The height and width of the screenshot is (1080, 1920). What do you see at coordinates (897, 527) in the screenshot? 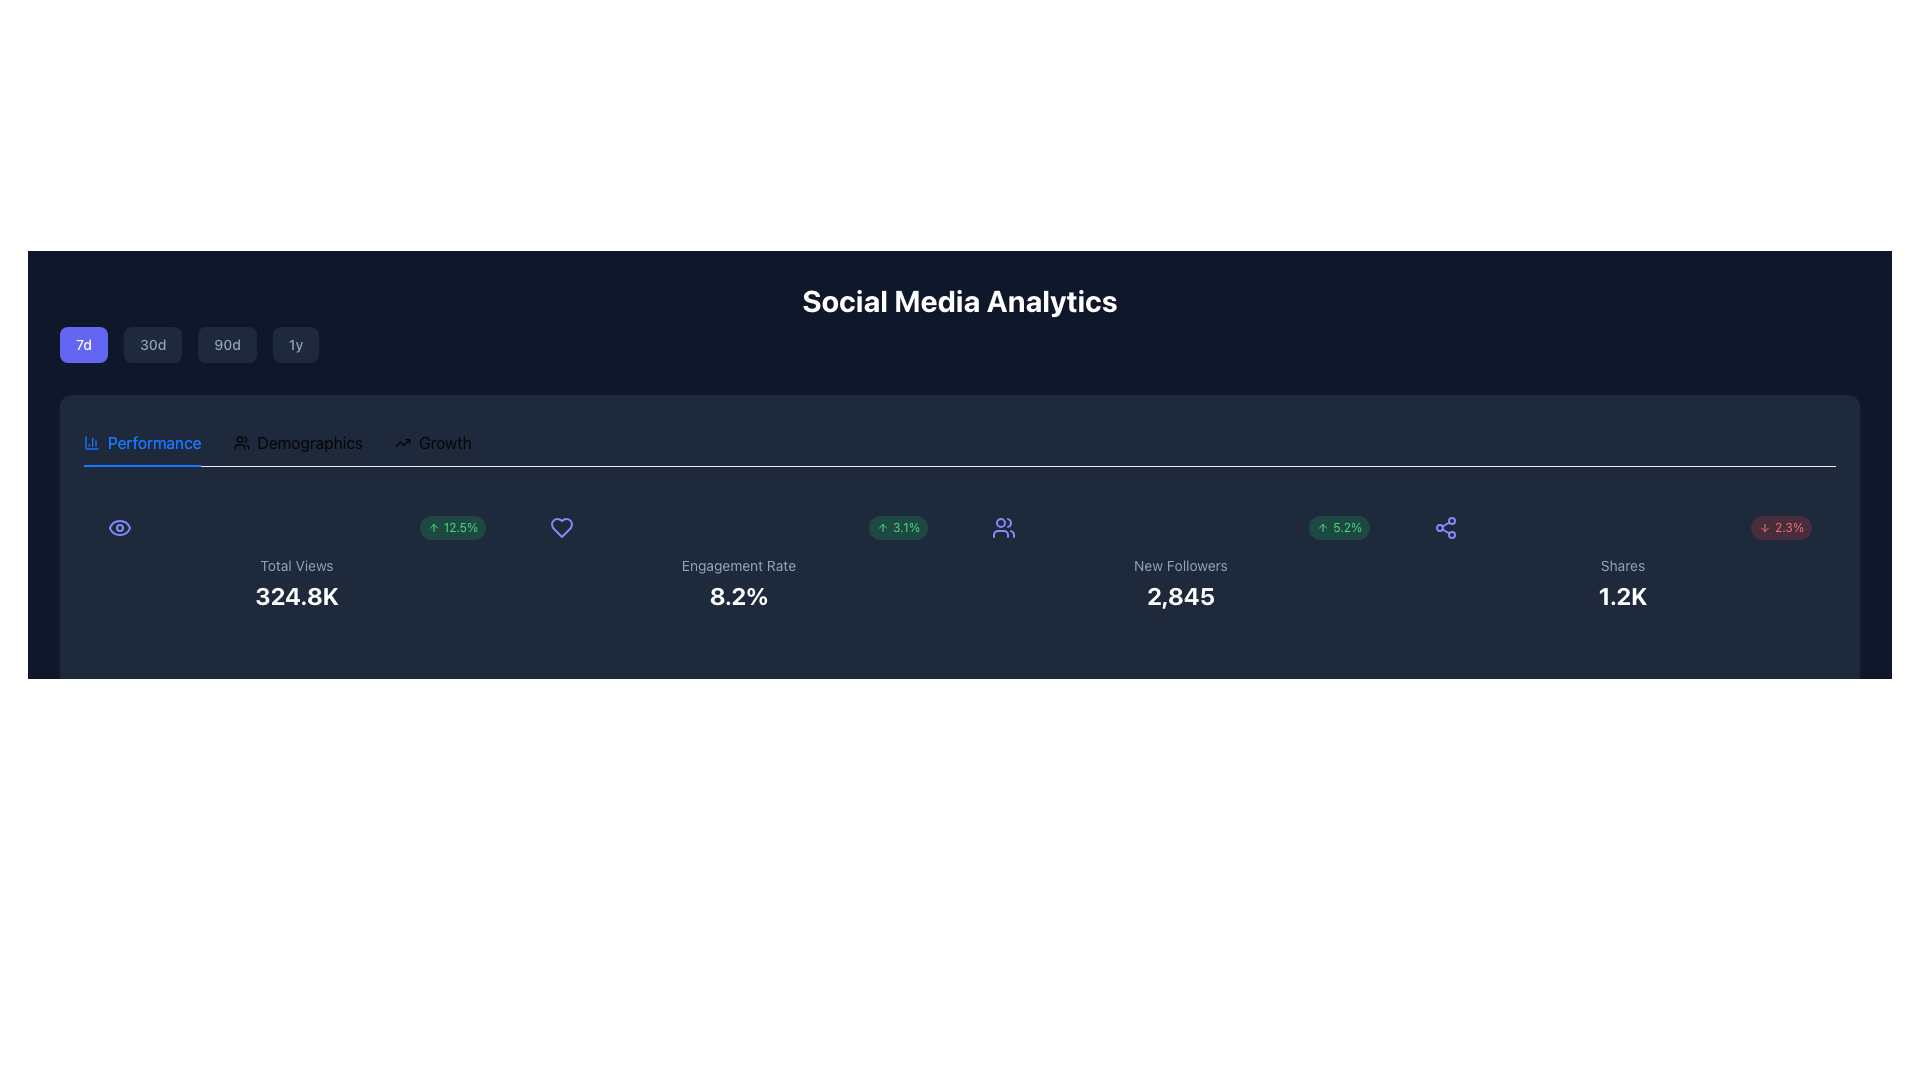
I see `the text element indicating the percentage change in engagement rate, which is positioned in the second metric section of the 'Social Media Analytics' panel, to the right of the 'Engagement Rate' label and value` at bounding box center [897, 527].